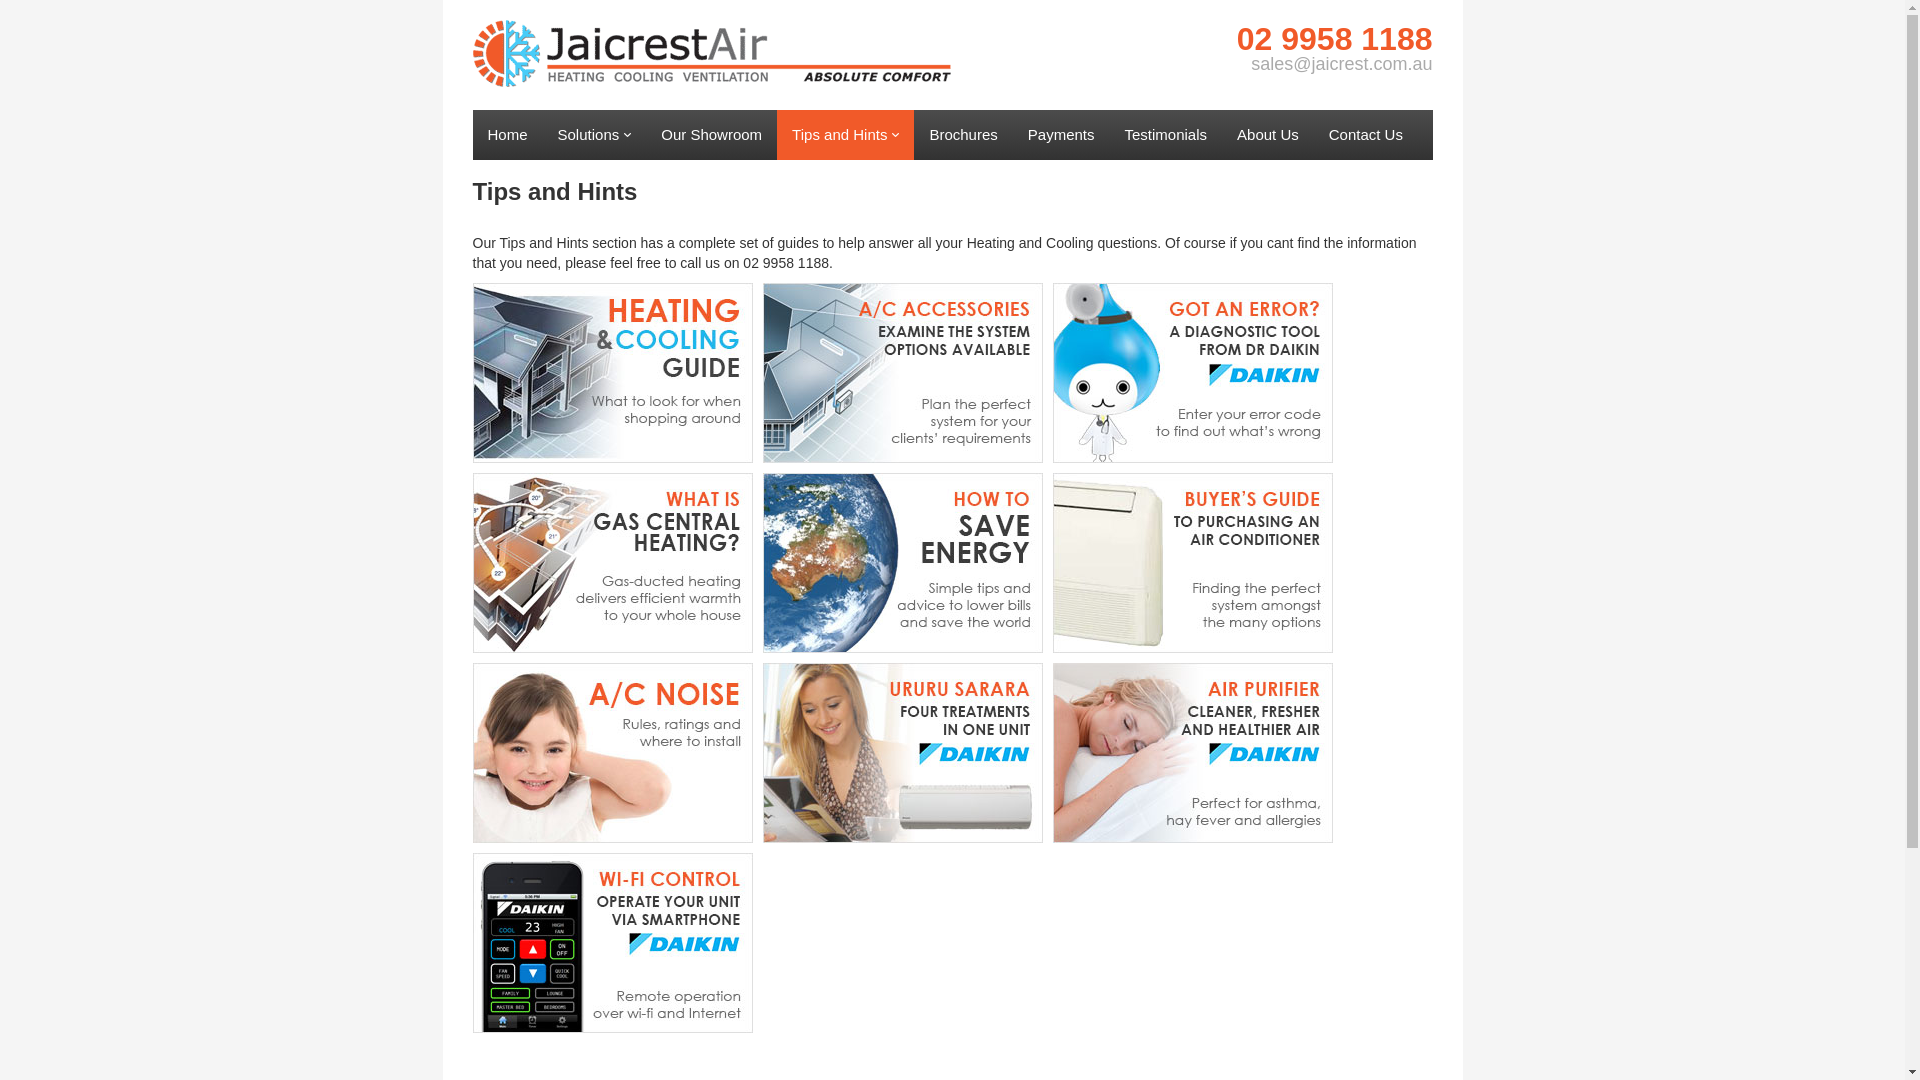  I want to click on 'sales@jaicrest.com.au', so click(1341, 63).